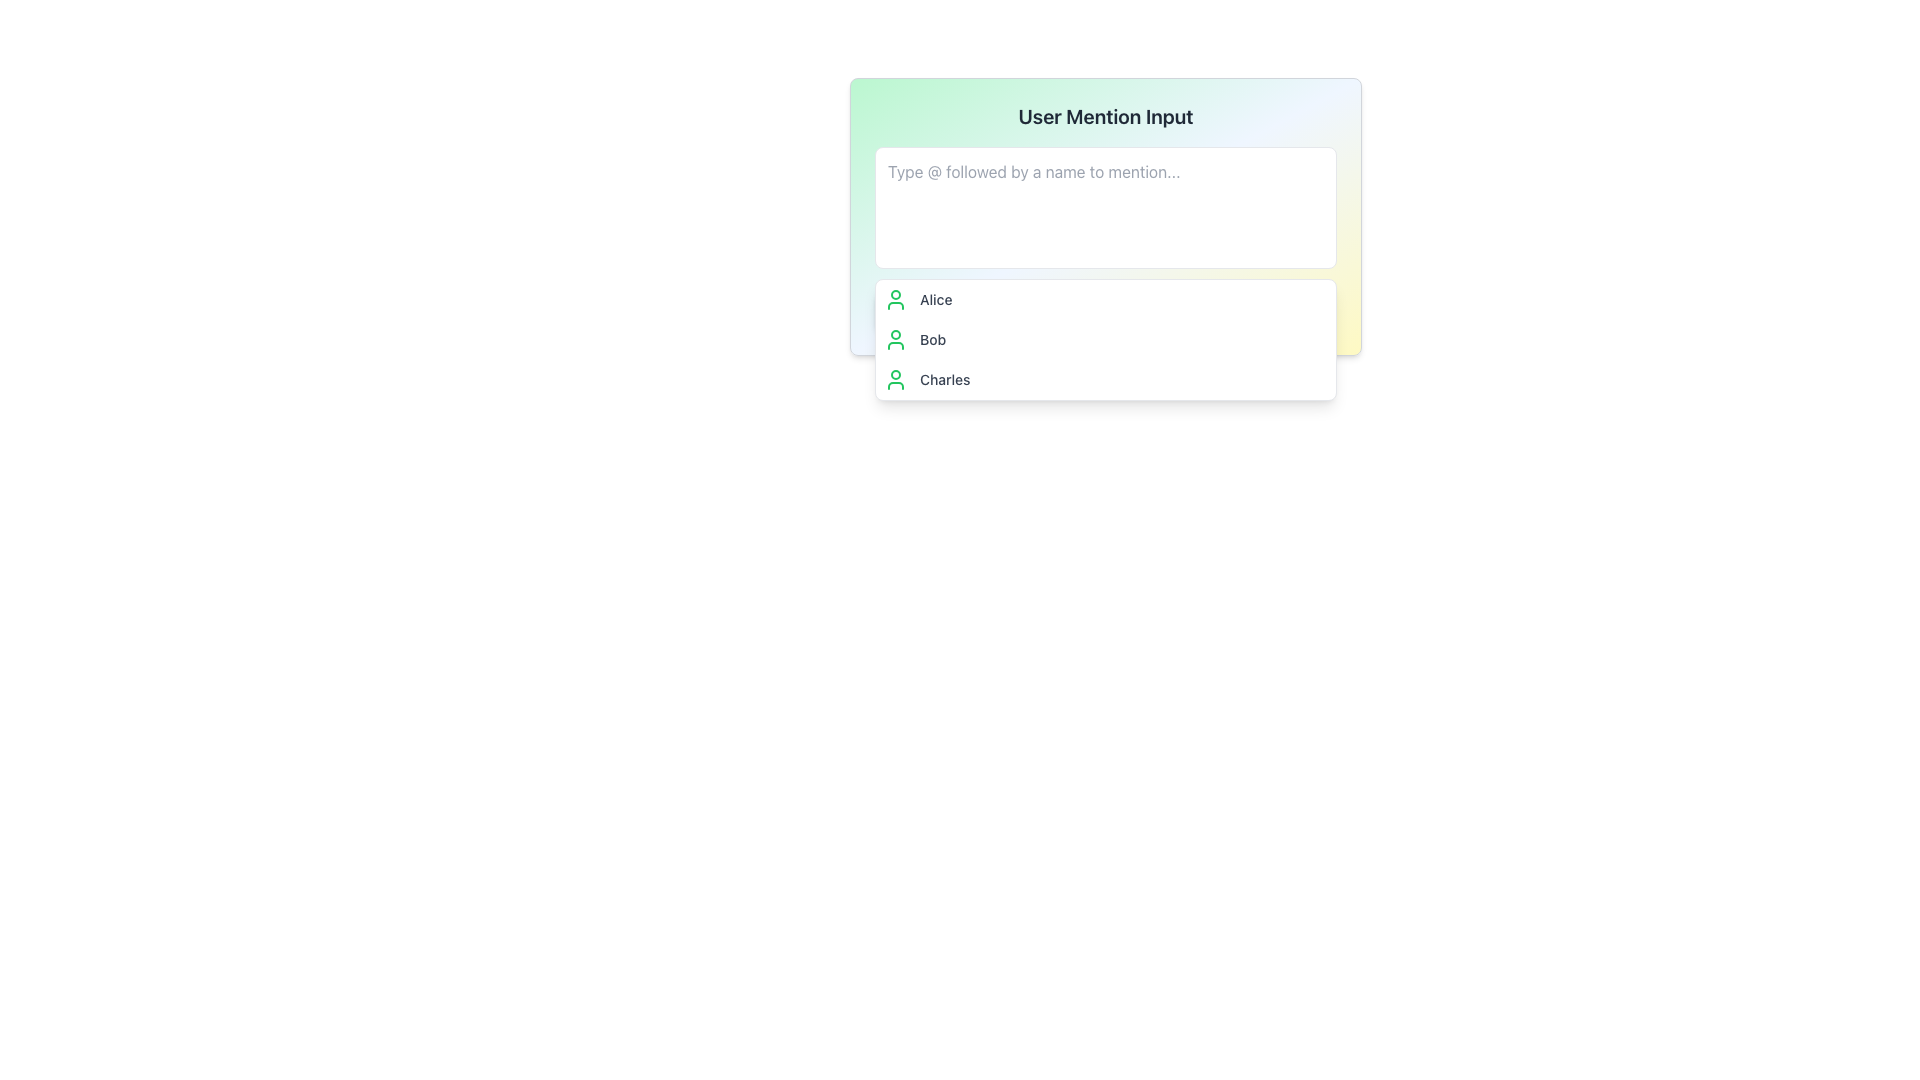  I want to click on the selectable user option named 'Charles' in the dropdown menu below the 'User Mention Input' input box, so click(1104, 380).